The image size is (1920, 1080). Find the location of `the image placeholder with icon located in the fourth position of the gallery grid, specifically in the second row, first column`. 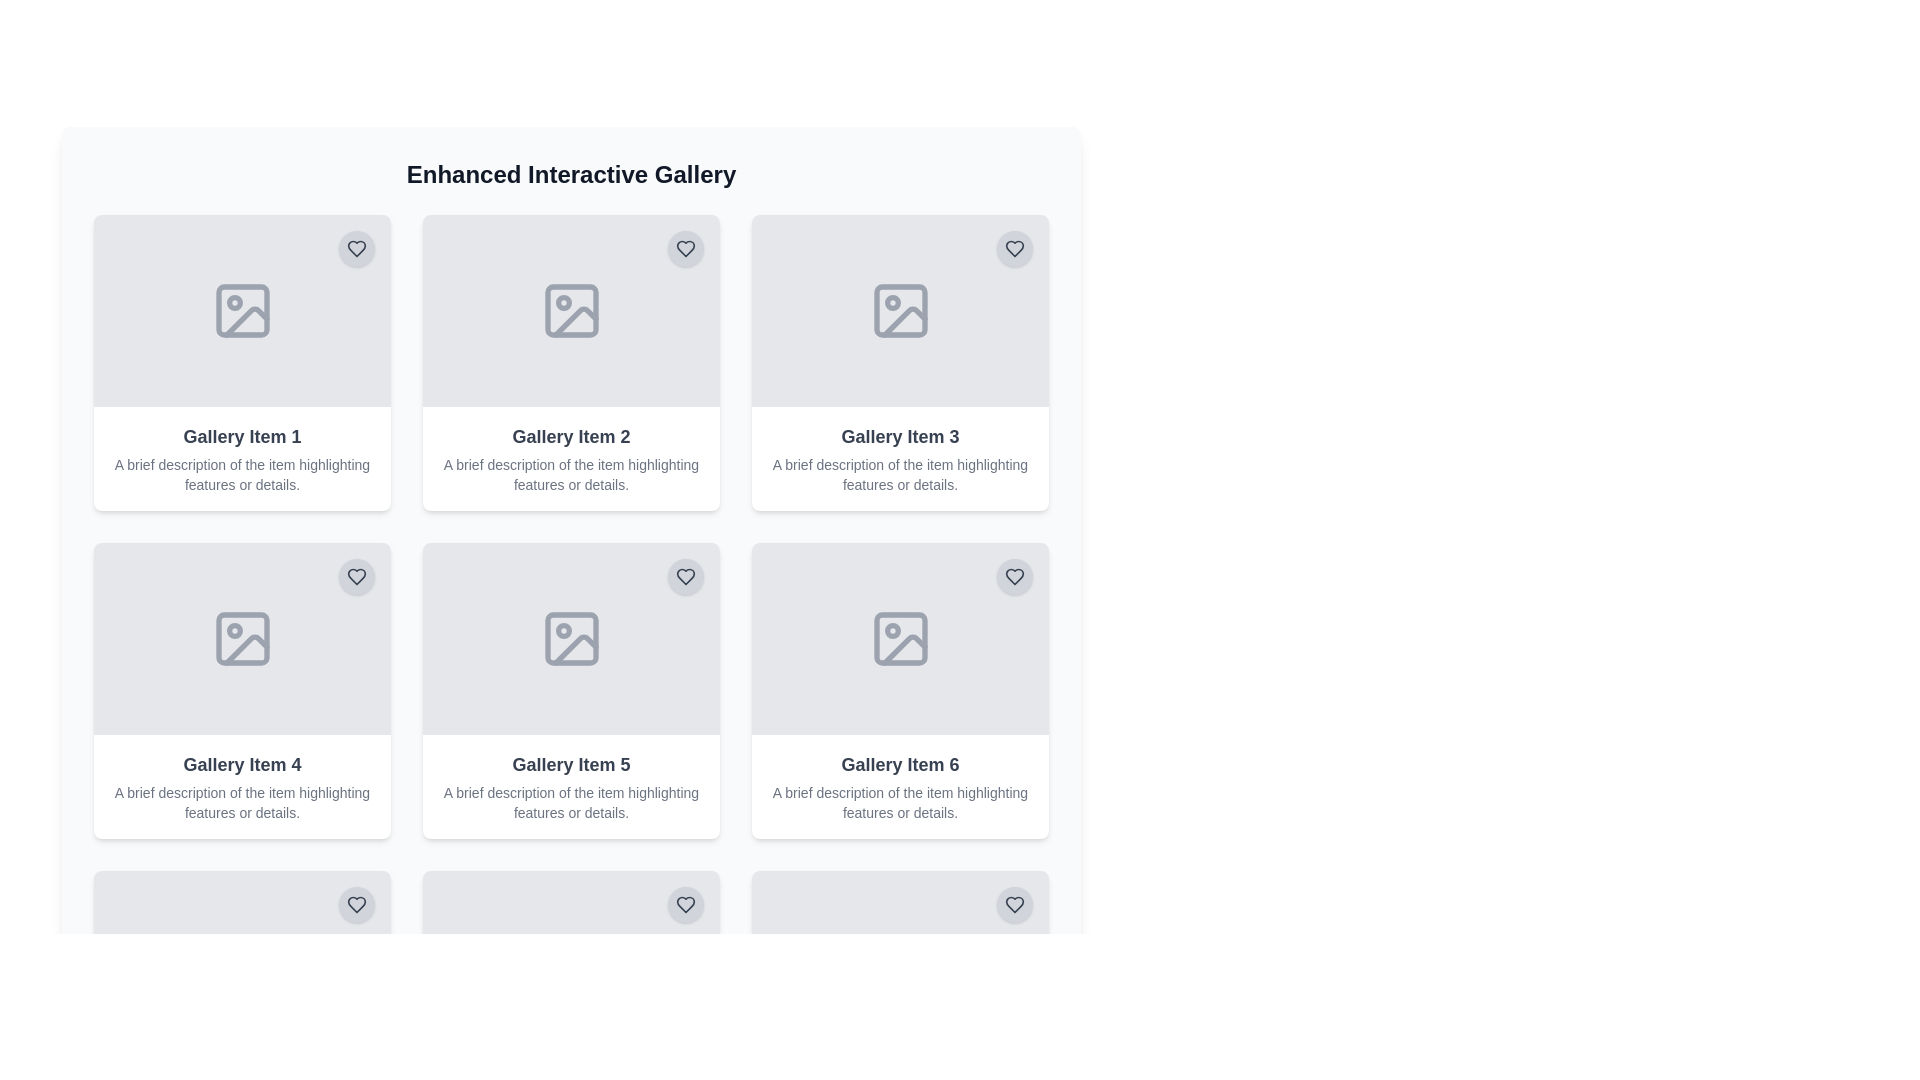

the image placeholder with icon located in the fourth position of the gallery grid, specifically in the second row, first column is located at coordinates (241, 639).